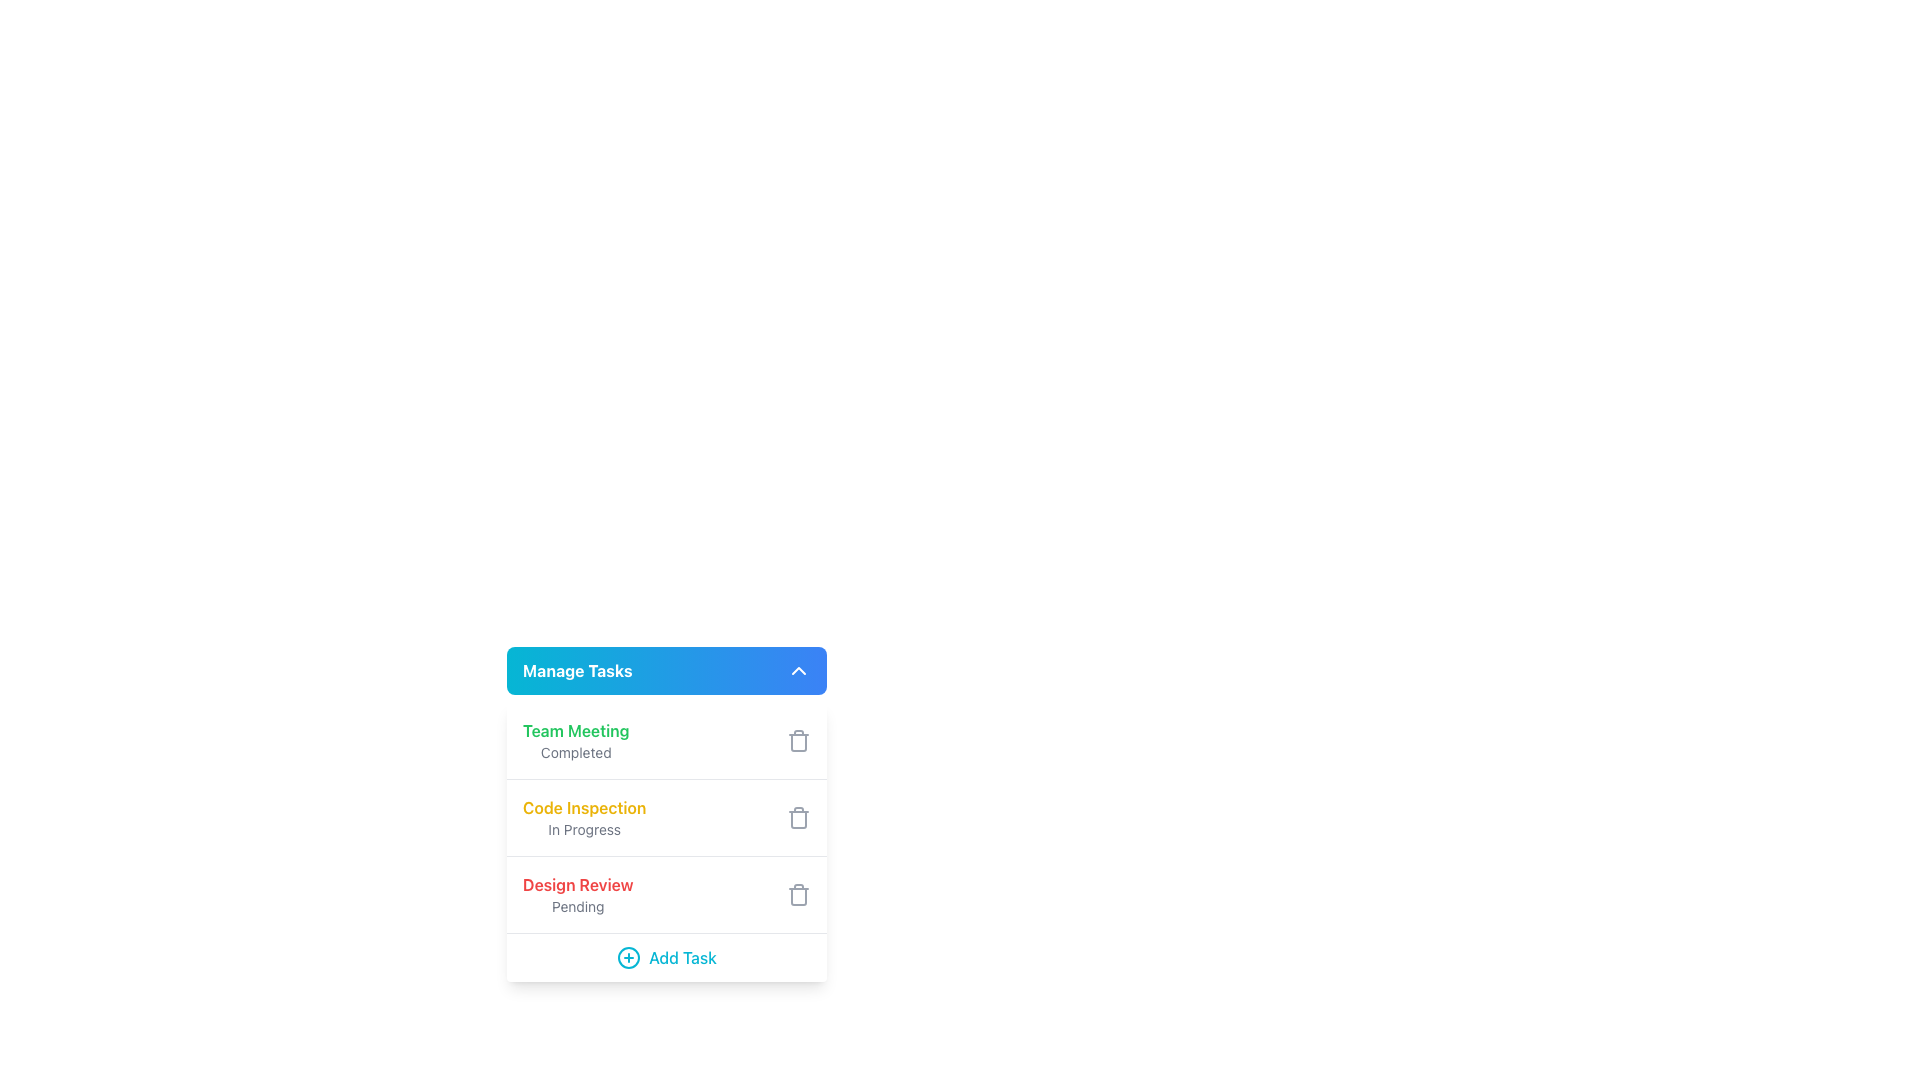 This screenshot has height=1080, width=1920. What do you see at coordinates (583, 817) in the screenshot?
I see `the task title and status text located in the middle of the task list, specifically the second entry below 'Team Meeting' and above 'Design Review'` at bounding box center [583, 817].